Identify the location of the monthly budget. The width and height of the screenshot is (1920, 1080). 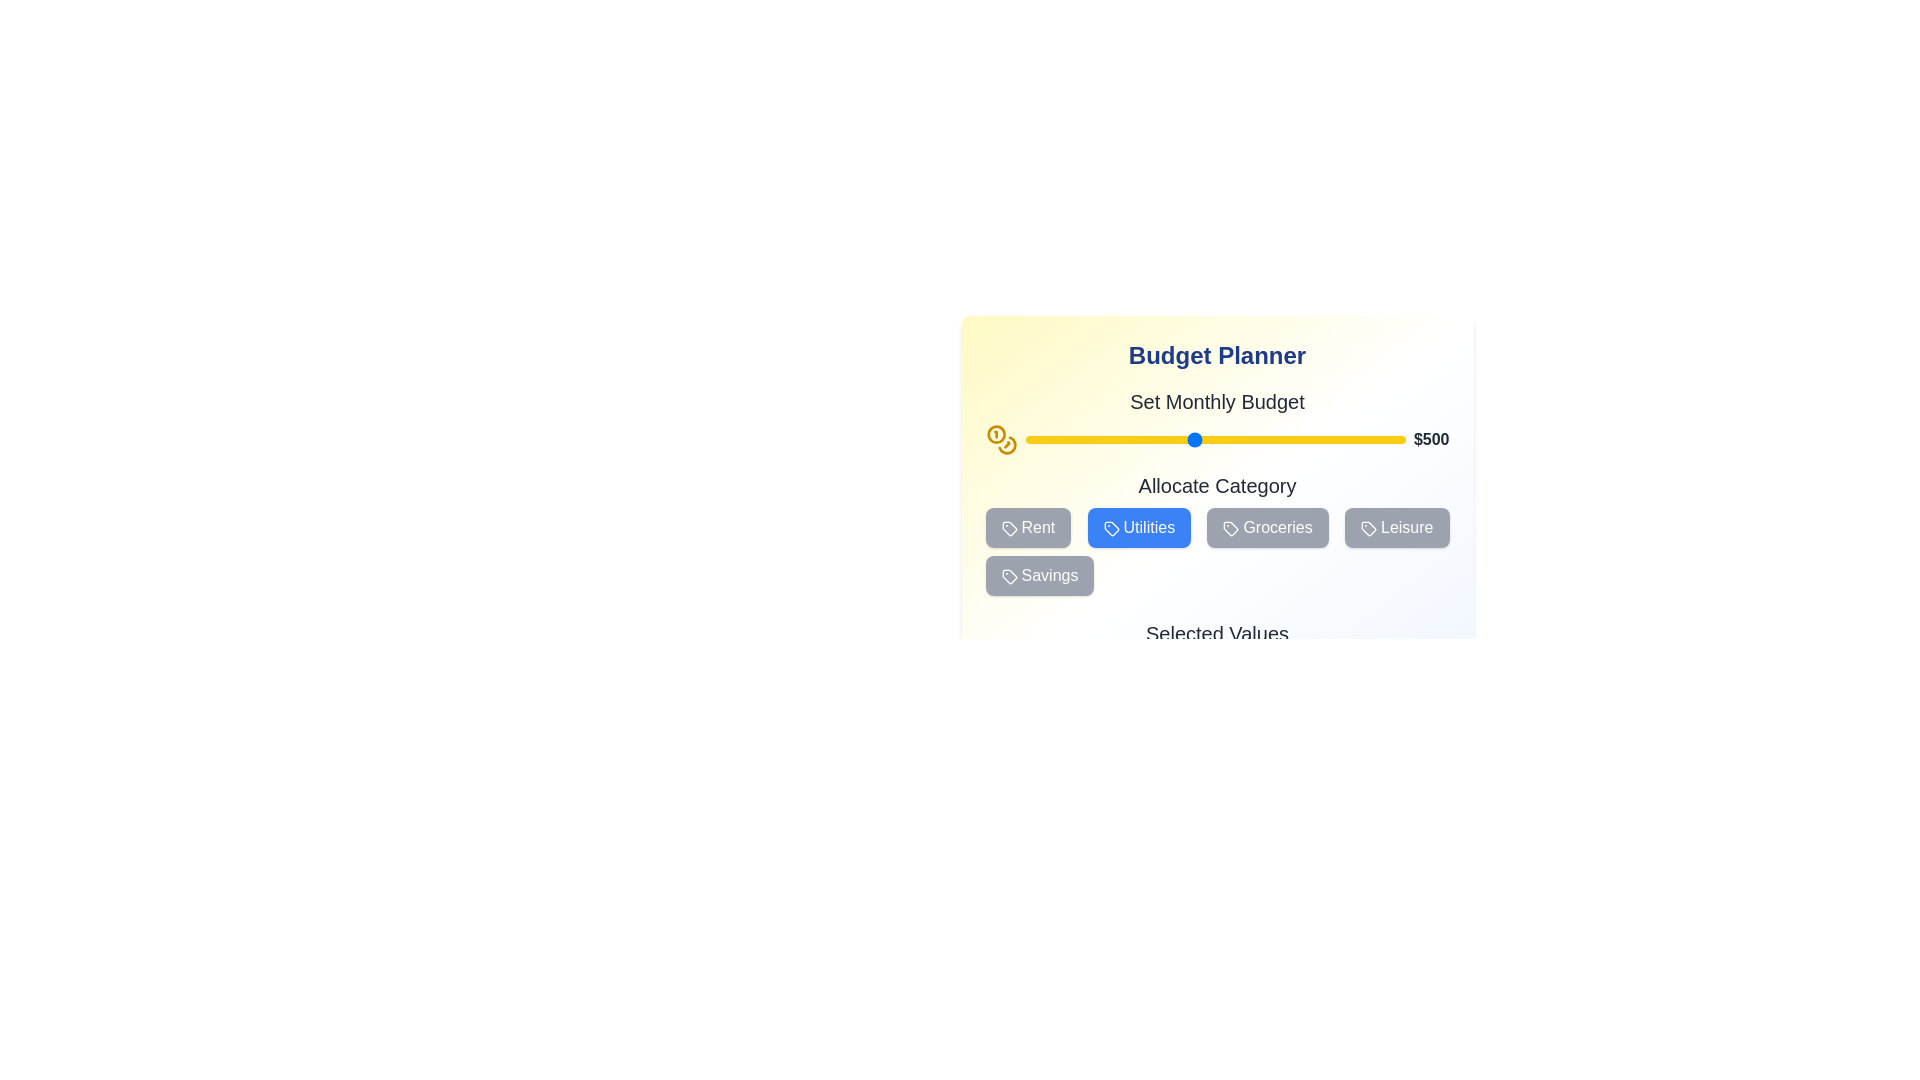
(1362, 438).